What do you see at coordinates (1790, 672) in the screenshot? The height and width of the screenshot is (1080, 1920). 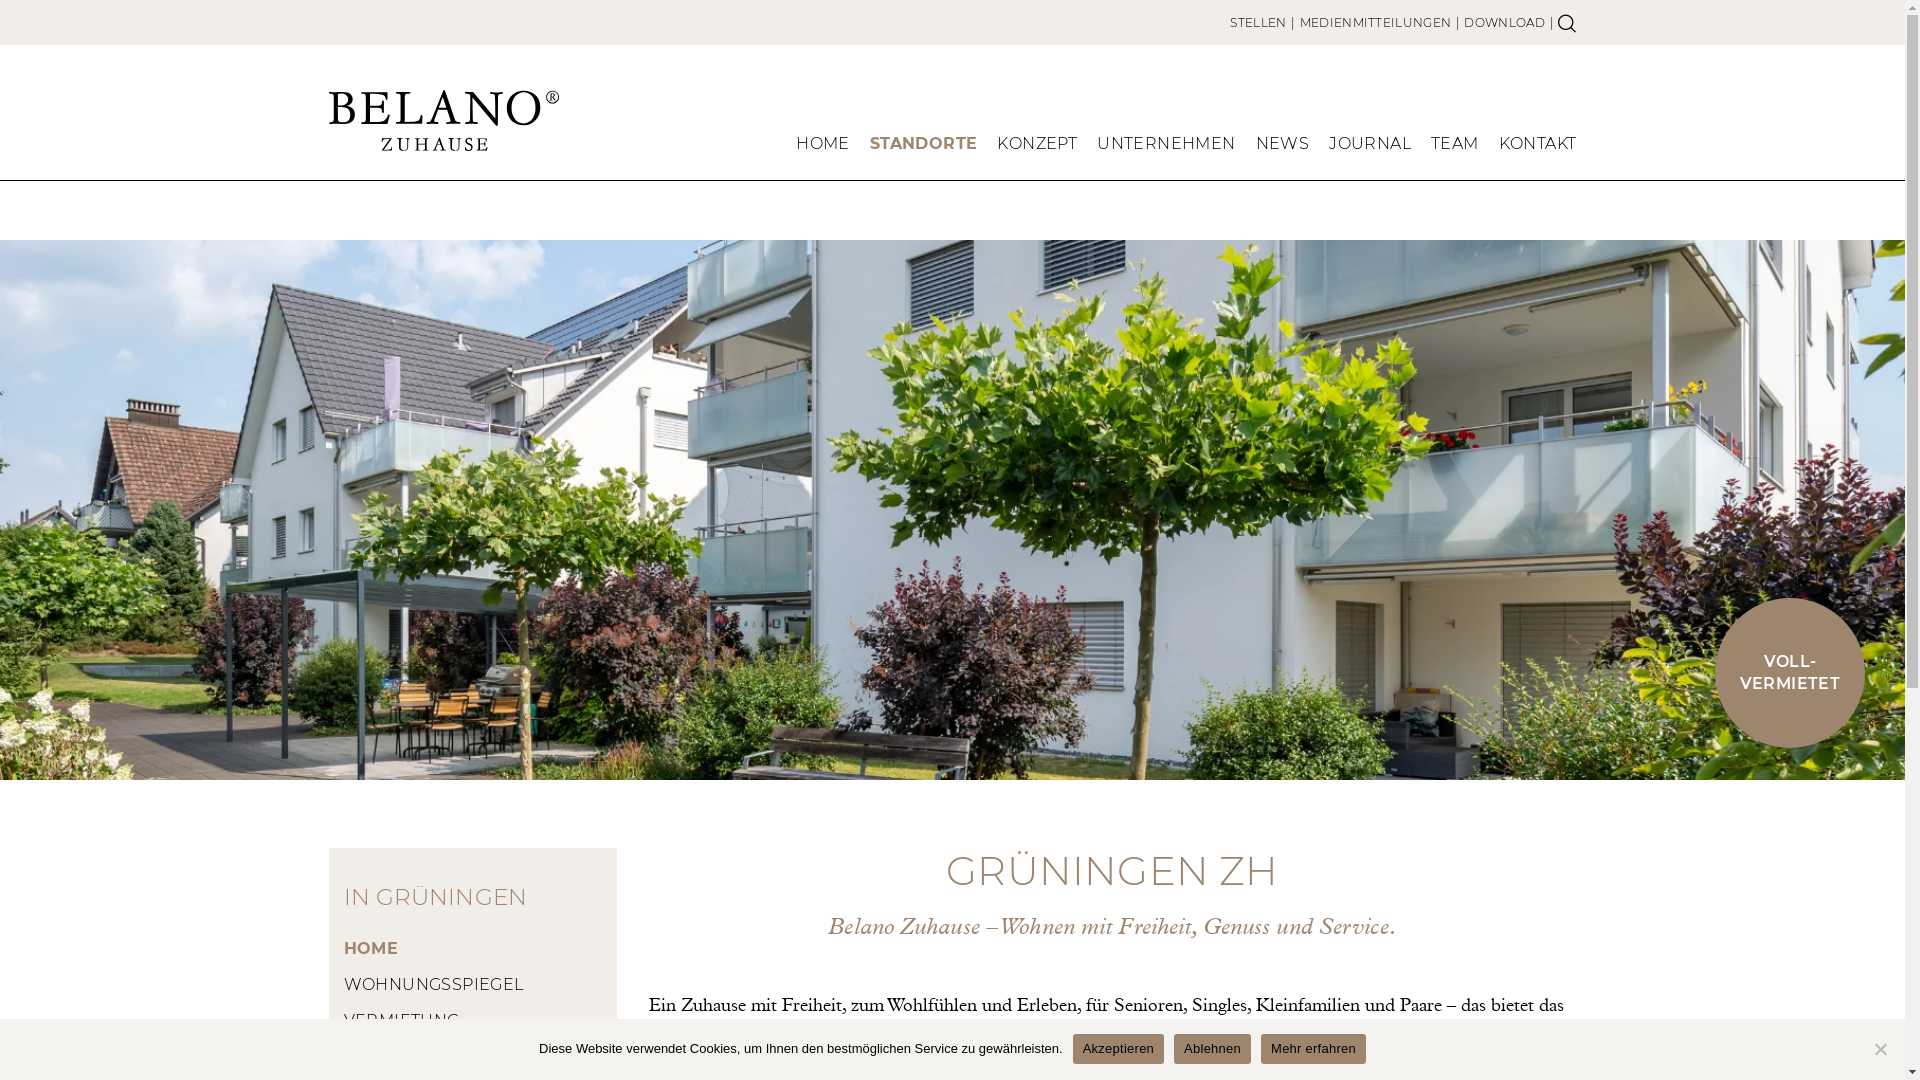 I see `'VOLL-` at bounding box center [1790, 672].